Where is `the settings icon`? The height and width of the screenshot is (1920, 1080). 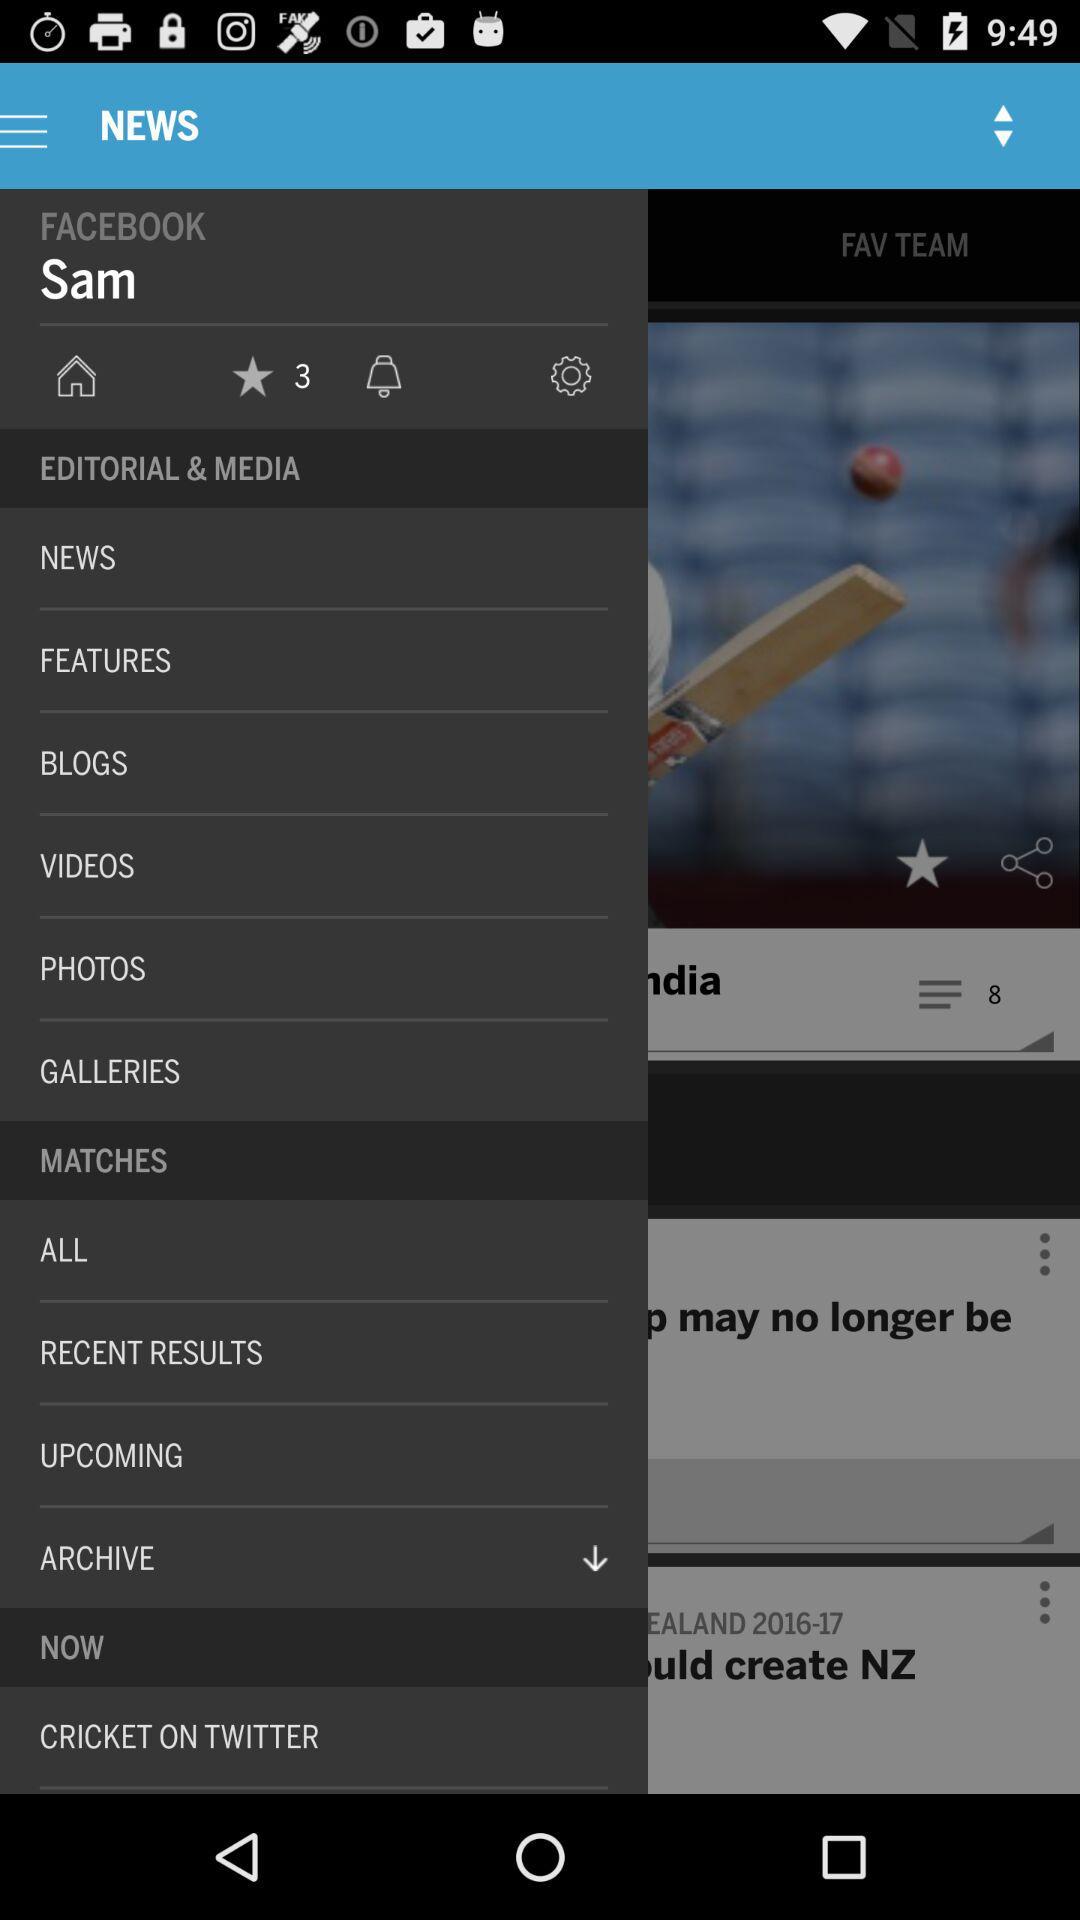 the settings icon is located at coordinates (571, 402).